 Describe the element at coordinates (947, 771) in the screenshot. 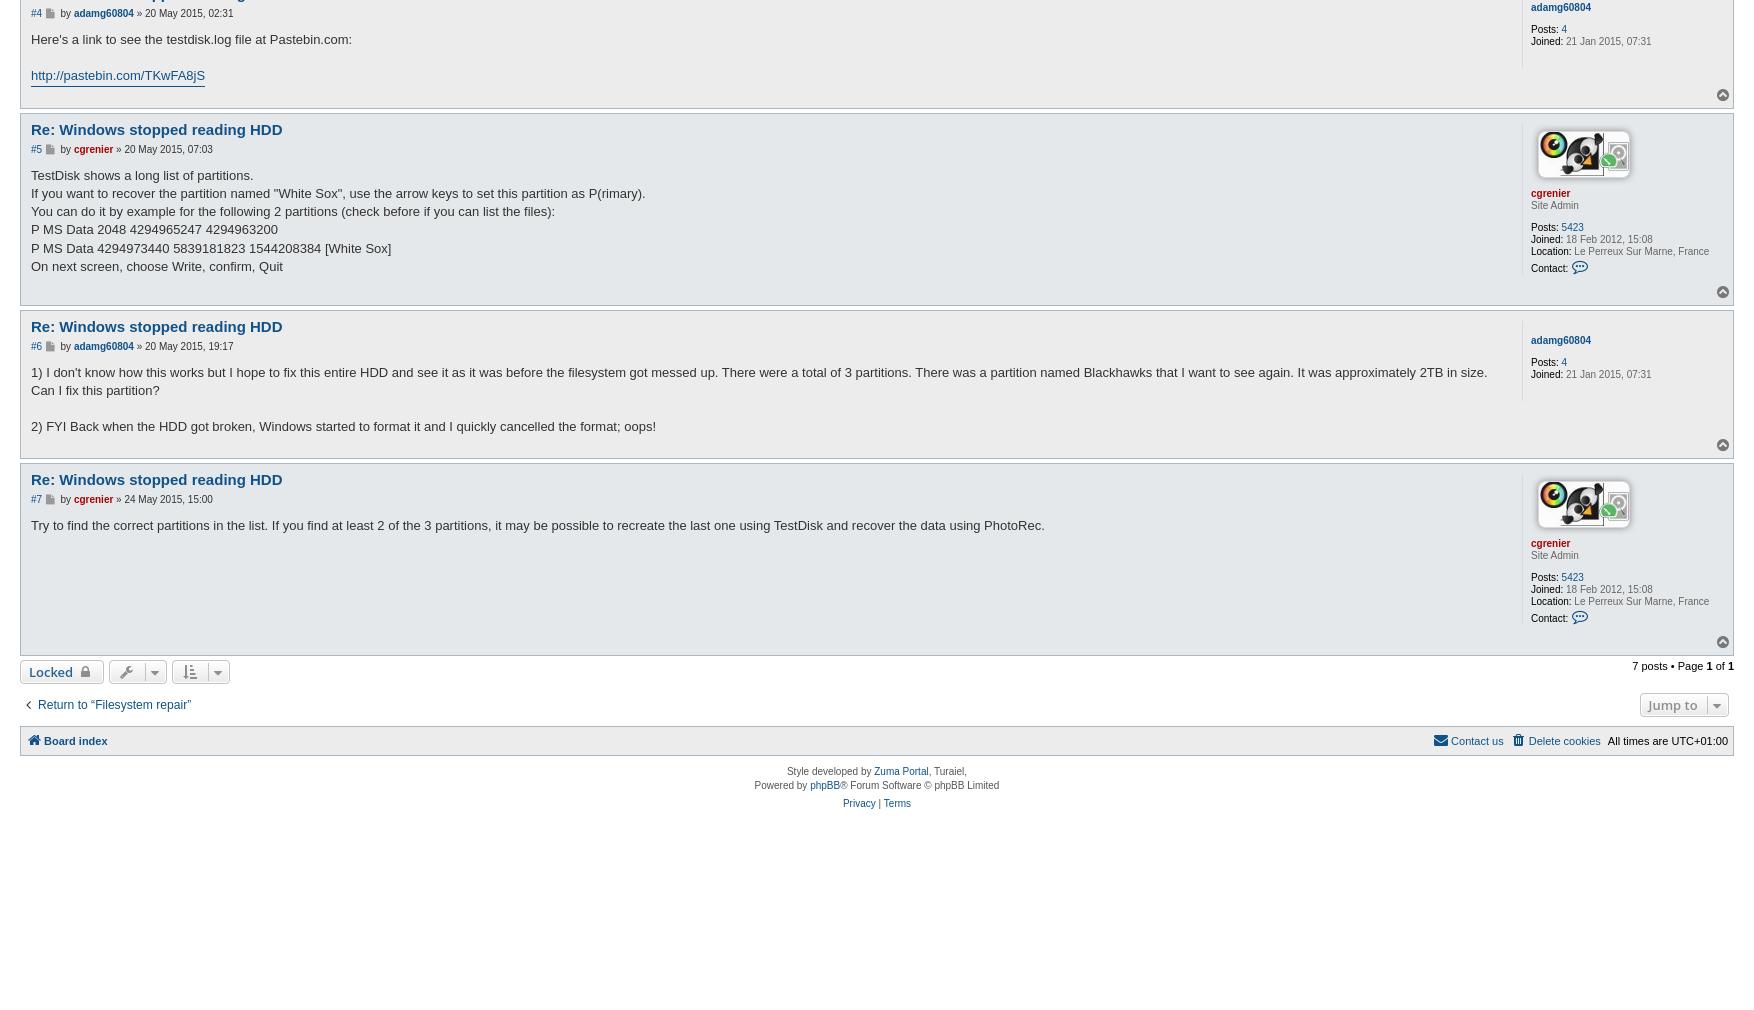

I see `', Turaiel,'` at that location.